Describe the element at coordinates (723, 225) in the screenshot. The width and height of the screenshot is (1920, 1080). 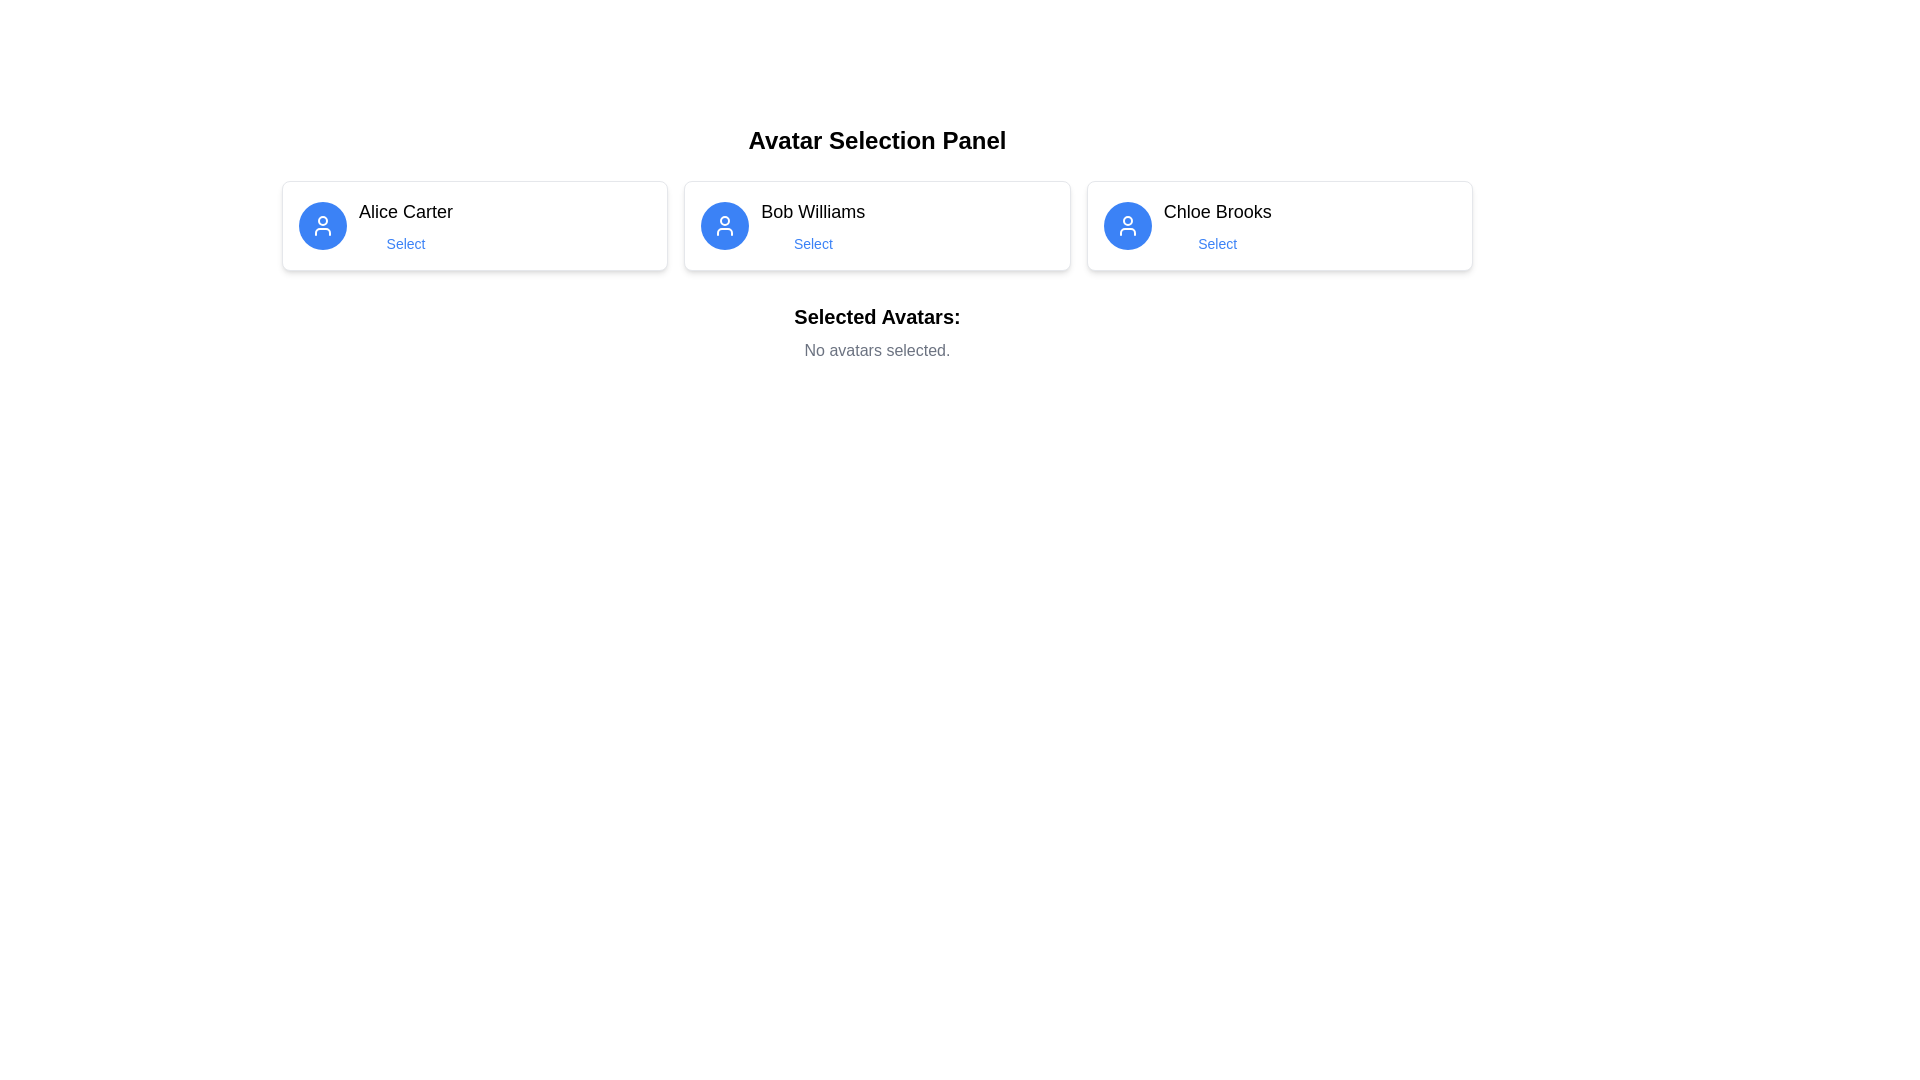
I see `the user avatar icon representing 'Bob Williams' located at the top center of the middle card in the set of three cards` at that location.